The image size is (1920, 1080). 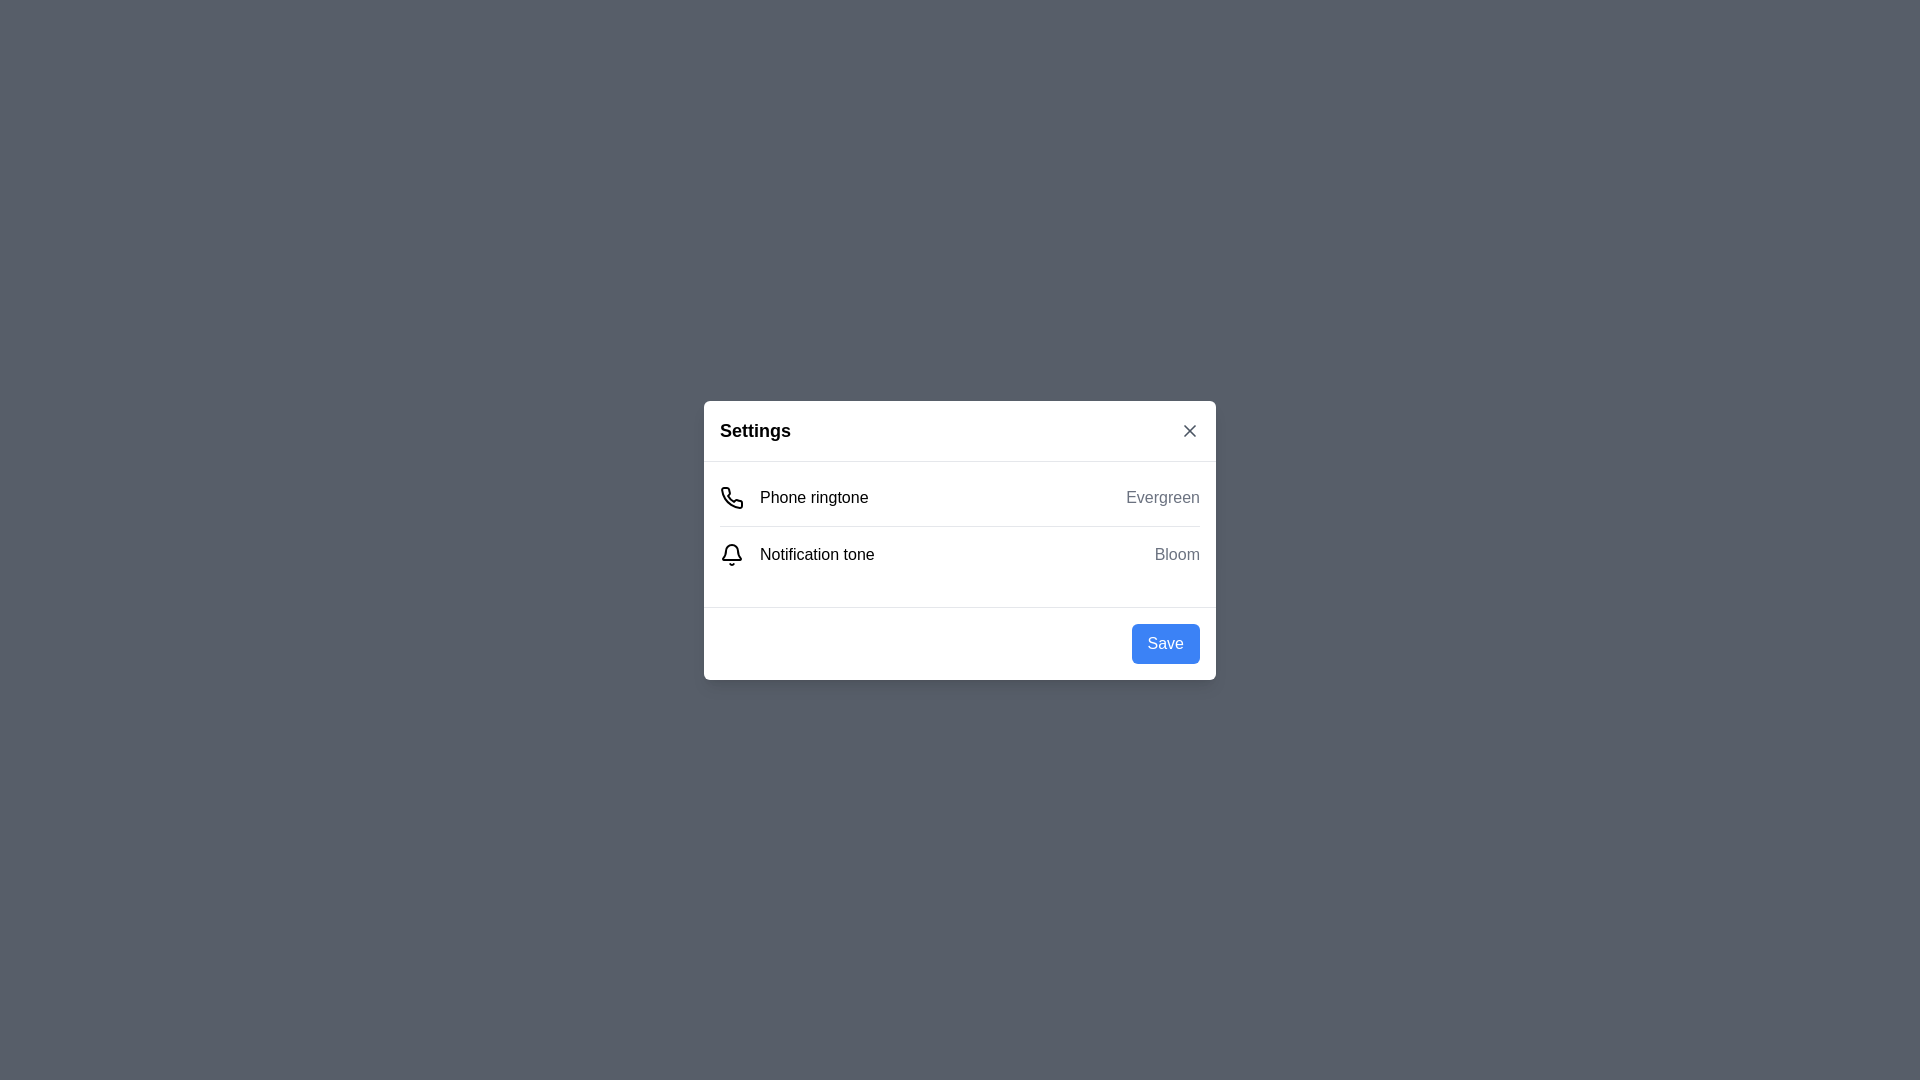 What do you see at coordinates (731, 496) in the screenshot?
I see `the phone-shaped icon located adjacent to the 'Phone ringtone' label in the settings menu` at bounding box center [731, 496].